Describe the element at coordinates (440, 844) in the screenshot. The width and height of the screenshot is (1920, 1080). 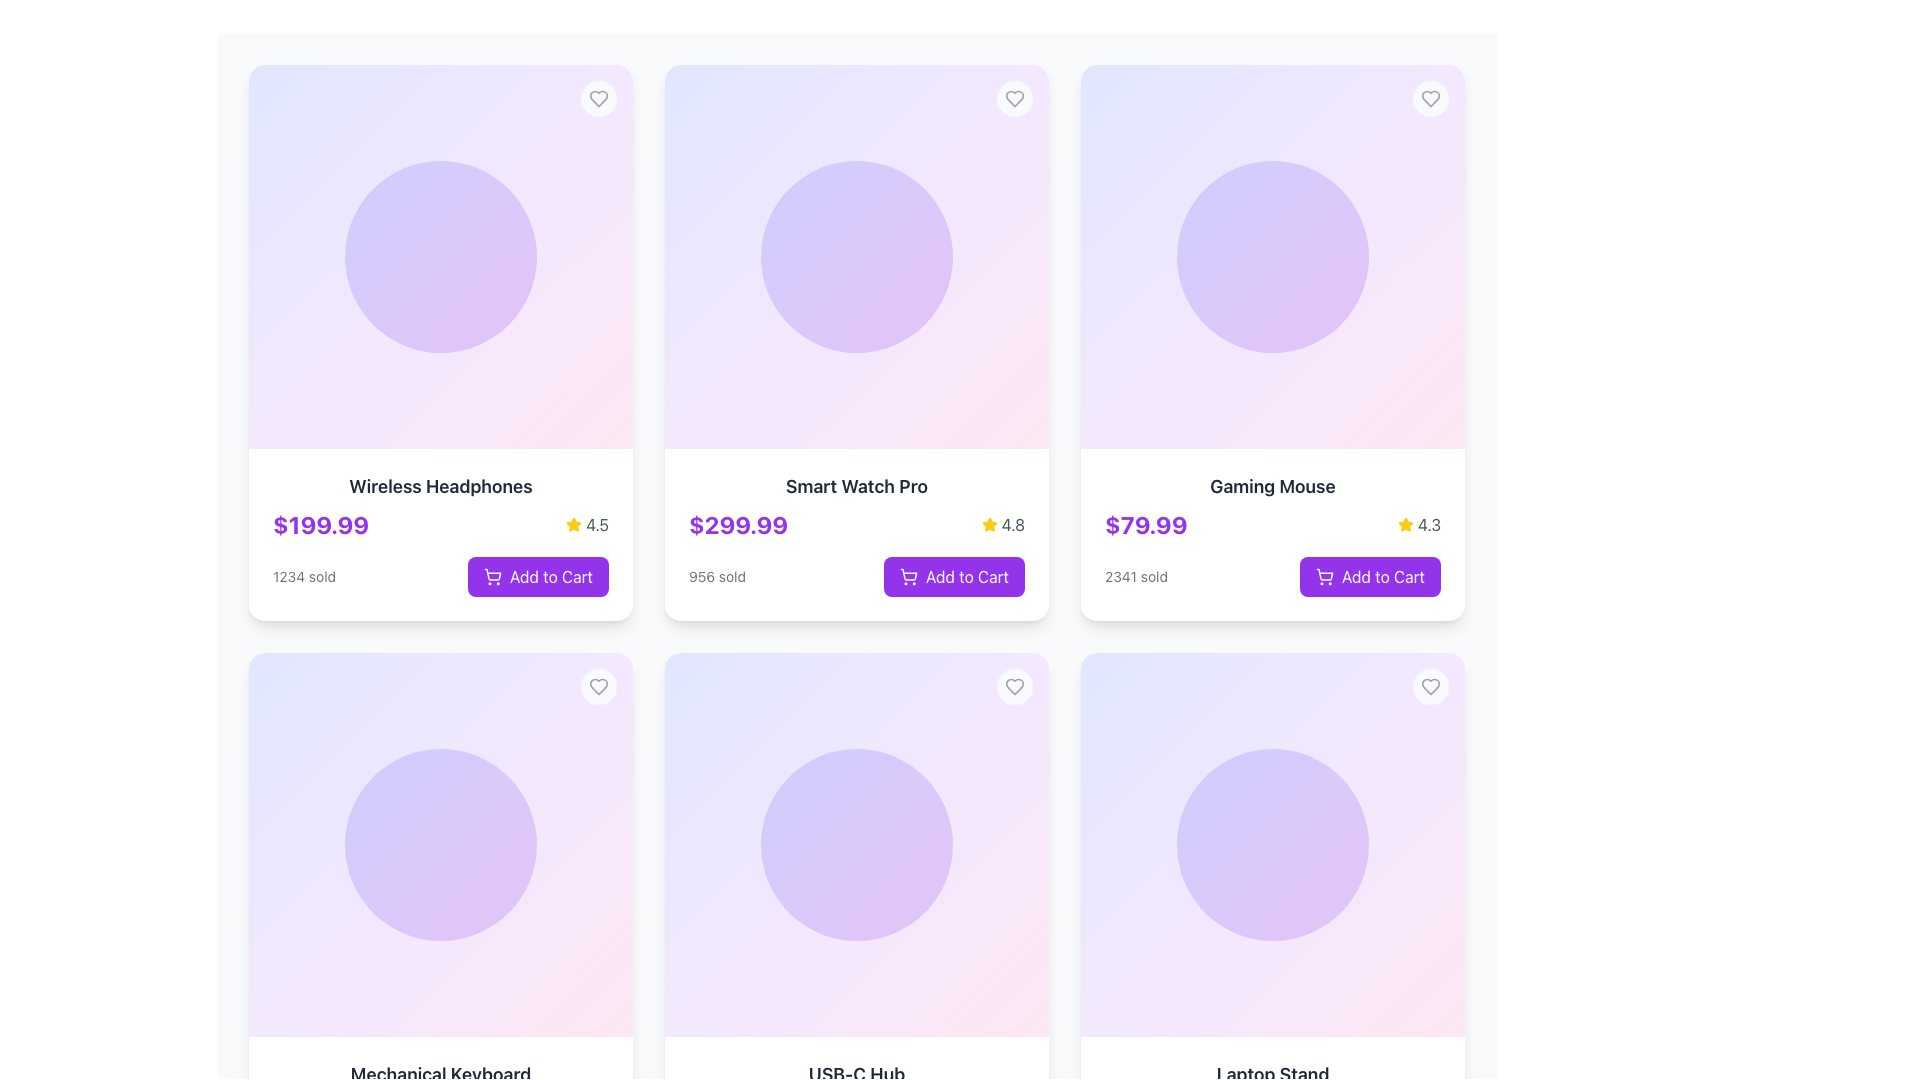
I see `the decorative background or image placeholder in the product card labeled 'Mechanical Keyboard', located in the second row and first column of the product grid` at that location.